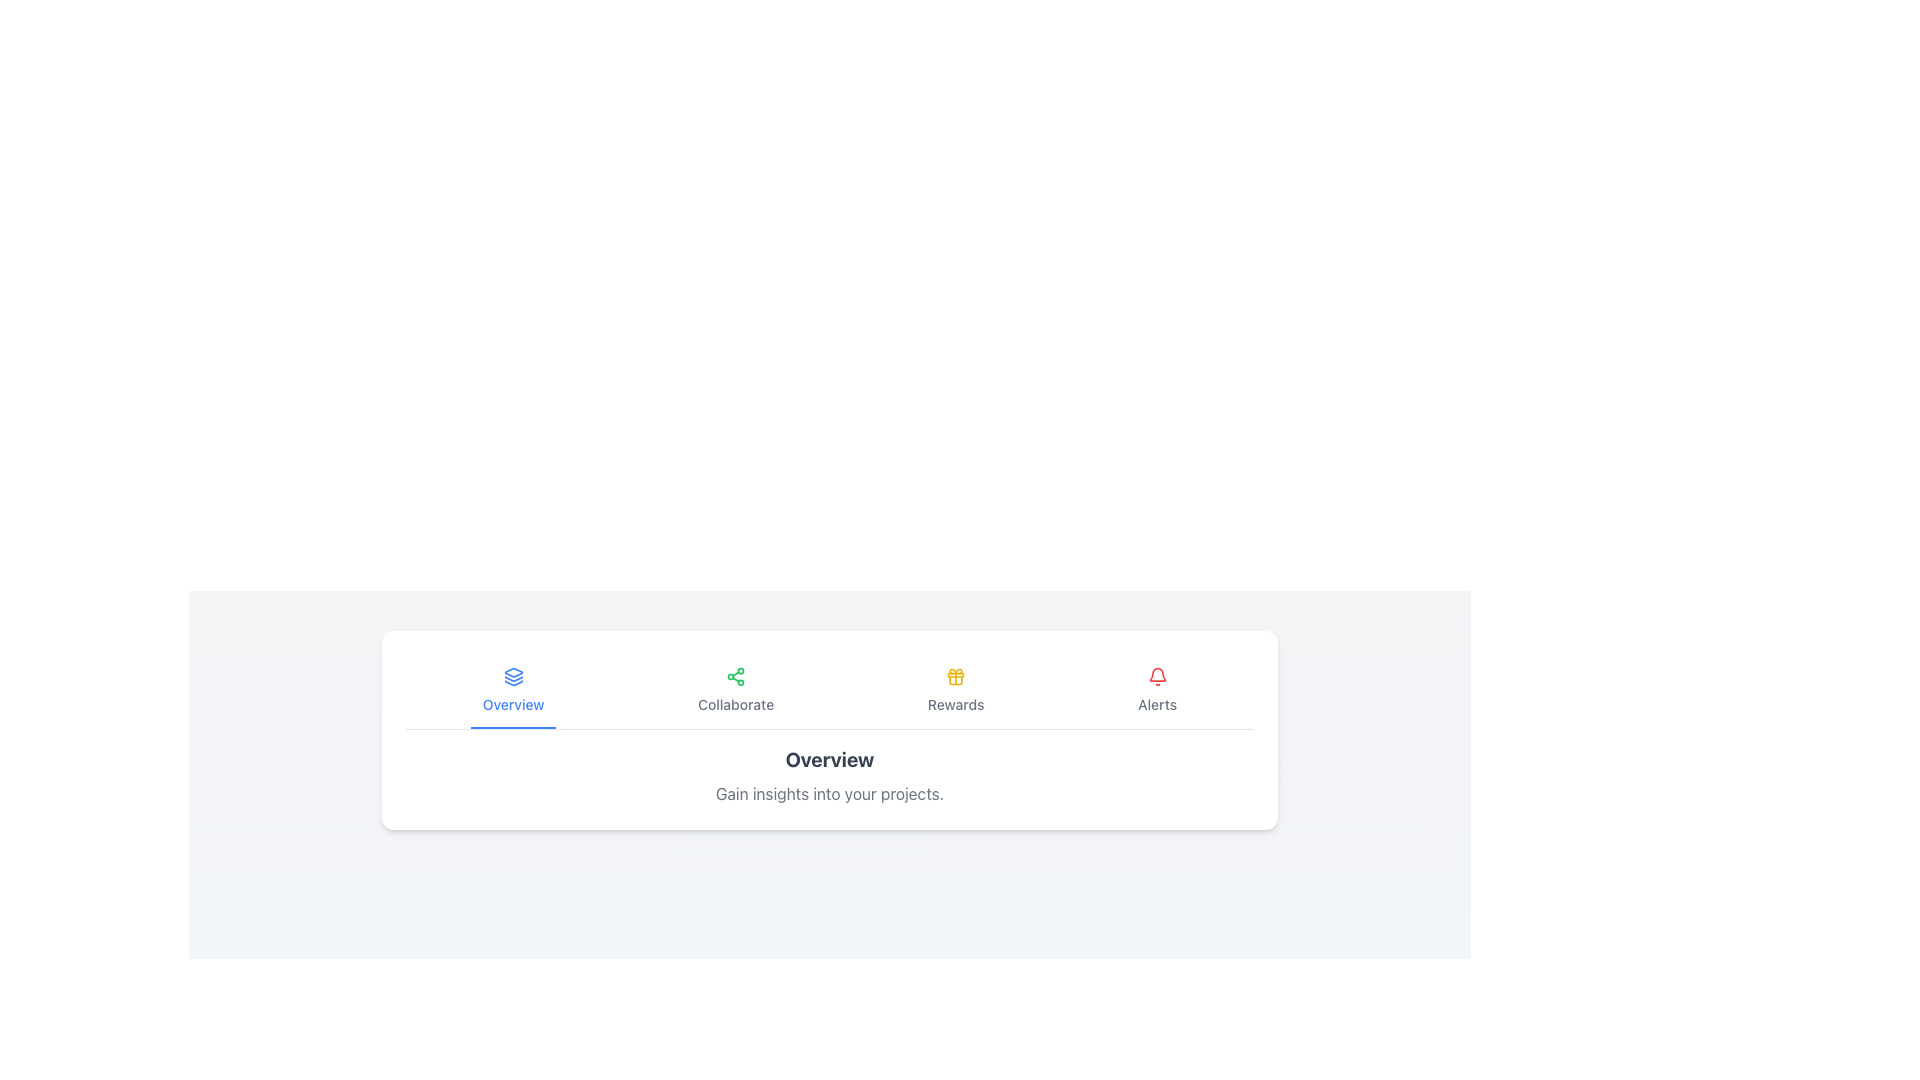 The height and width of the screenshot is (1080, 1920). What do you see at coordinates (513, 676) in the screenshot?
I see `the blue layered icon in the top-left section of the navigation bar` at bounding box center [513, 676].